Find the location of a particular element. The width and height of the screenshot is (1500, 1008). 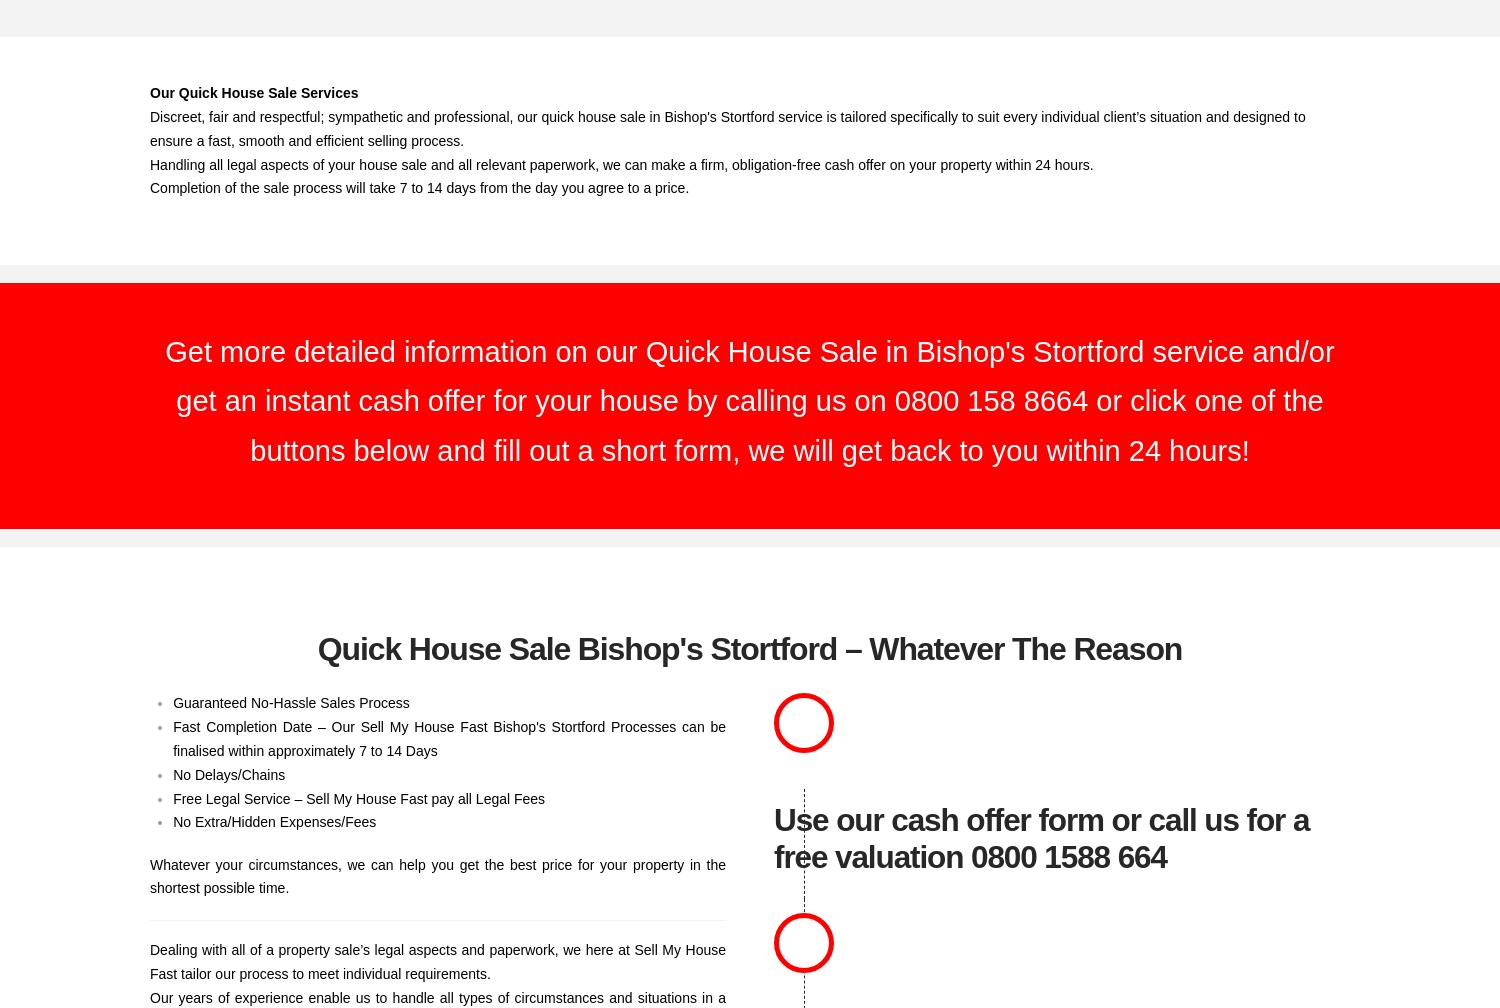

'Free Legal Service – Sell My House Fast pay all Legal Fees' is located at coordinates (357, 798).